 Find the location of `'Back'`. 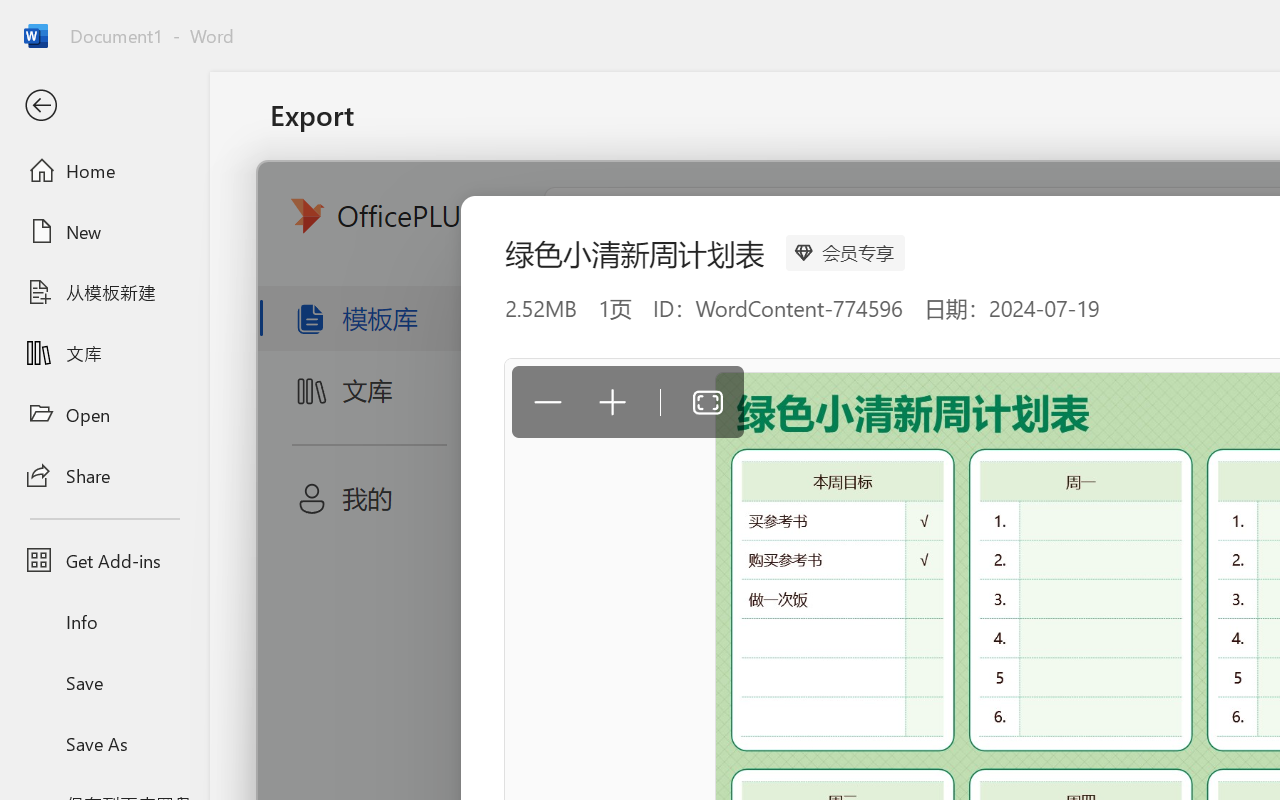

'Back' is located at coordinates (103, 105).